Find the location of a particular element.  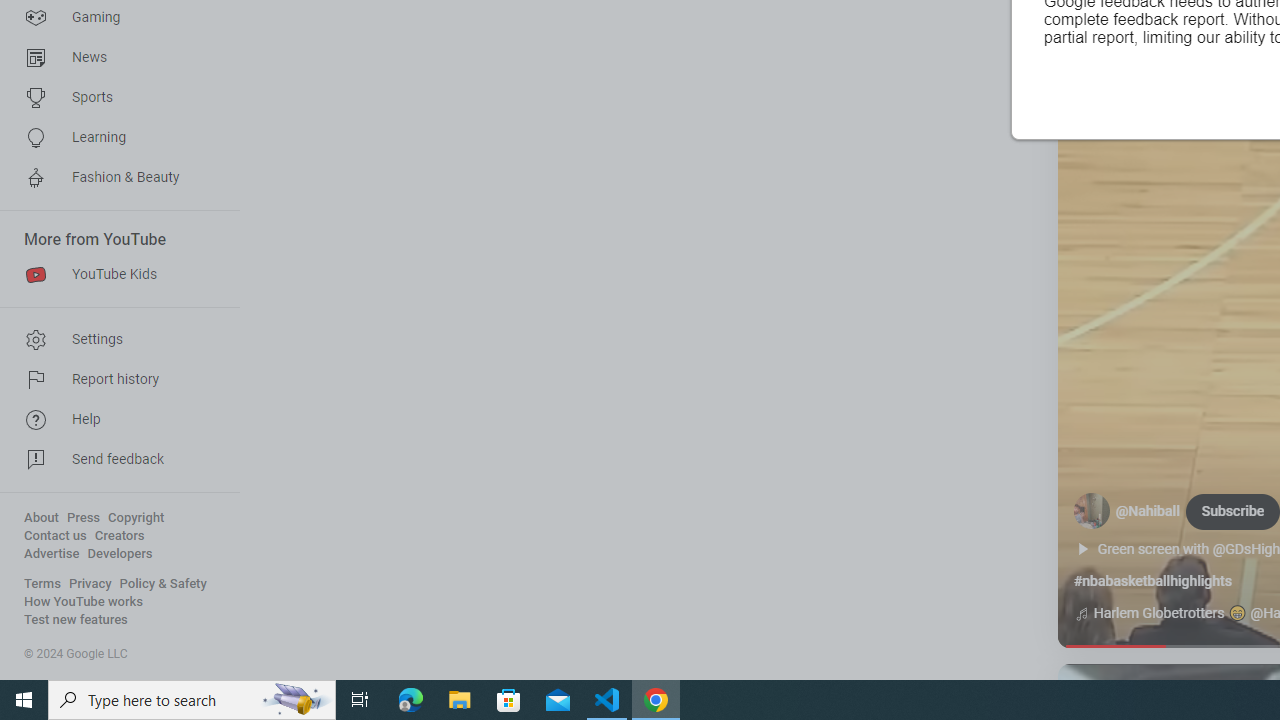

'Fashion & Beauty' is located at coordinates (112, 176).